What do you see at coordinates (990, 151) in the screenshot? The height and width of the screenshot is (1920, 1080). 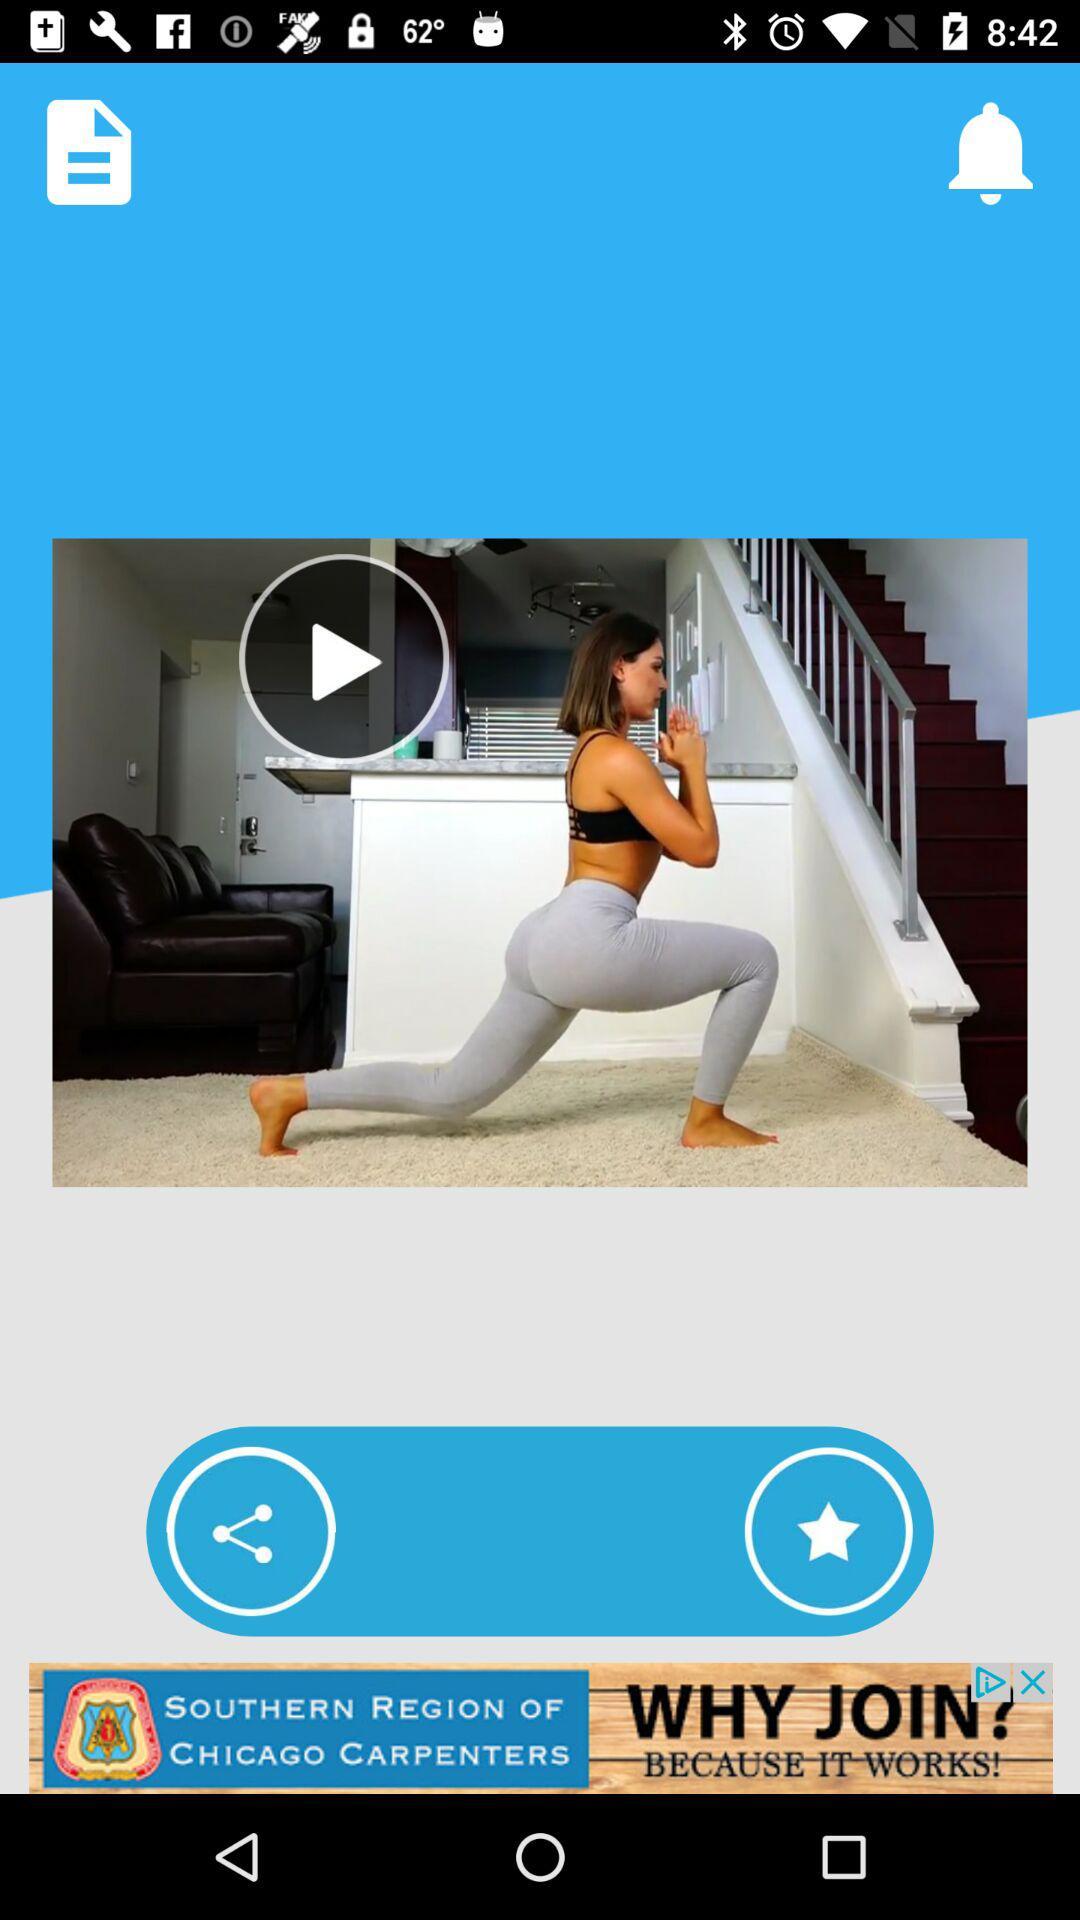 I see `the notifications icon` at bounding box center [990, 151].